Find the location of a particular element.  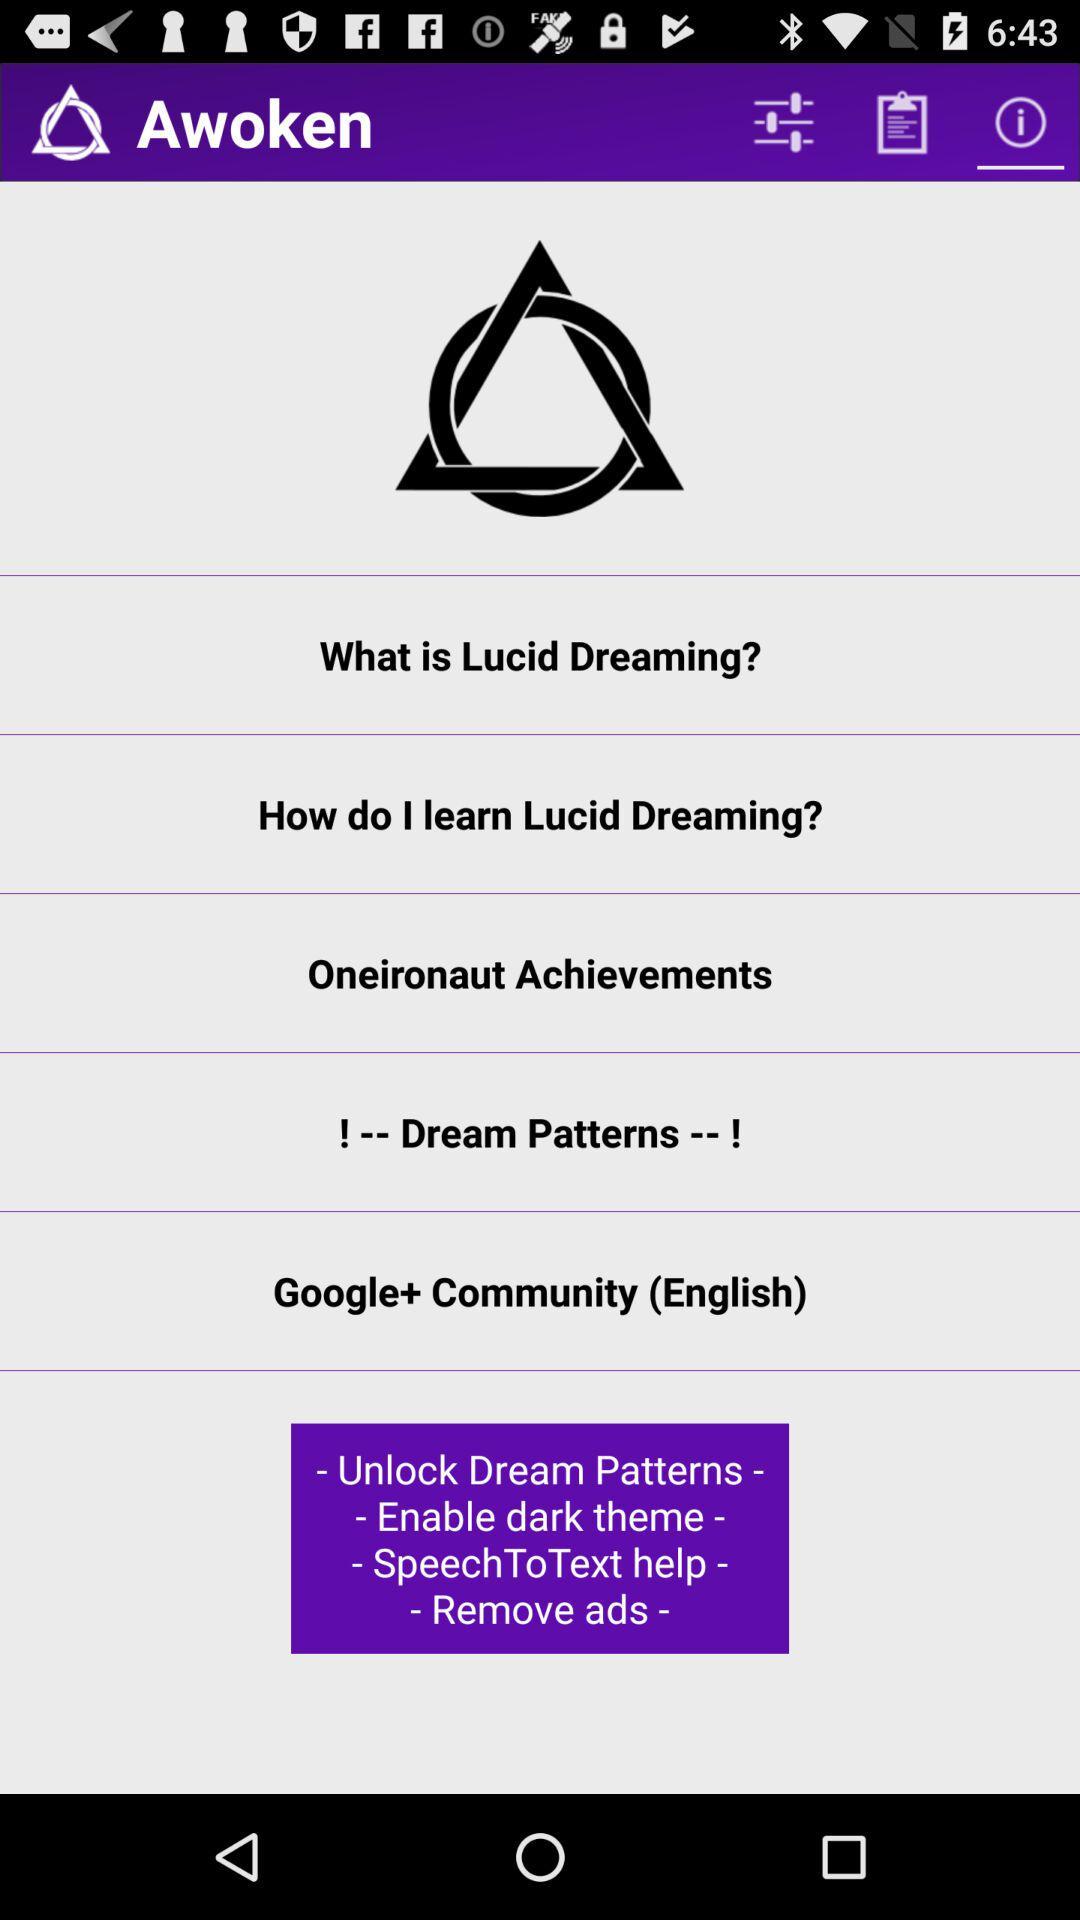

the app below what is lucid item is located at coordinates (540, 814).